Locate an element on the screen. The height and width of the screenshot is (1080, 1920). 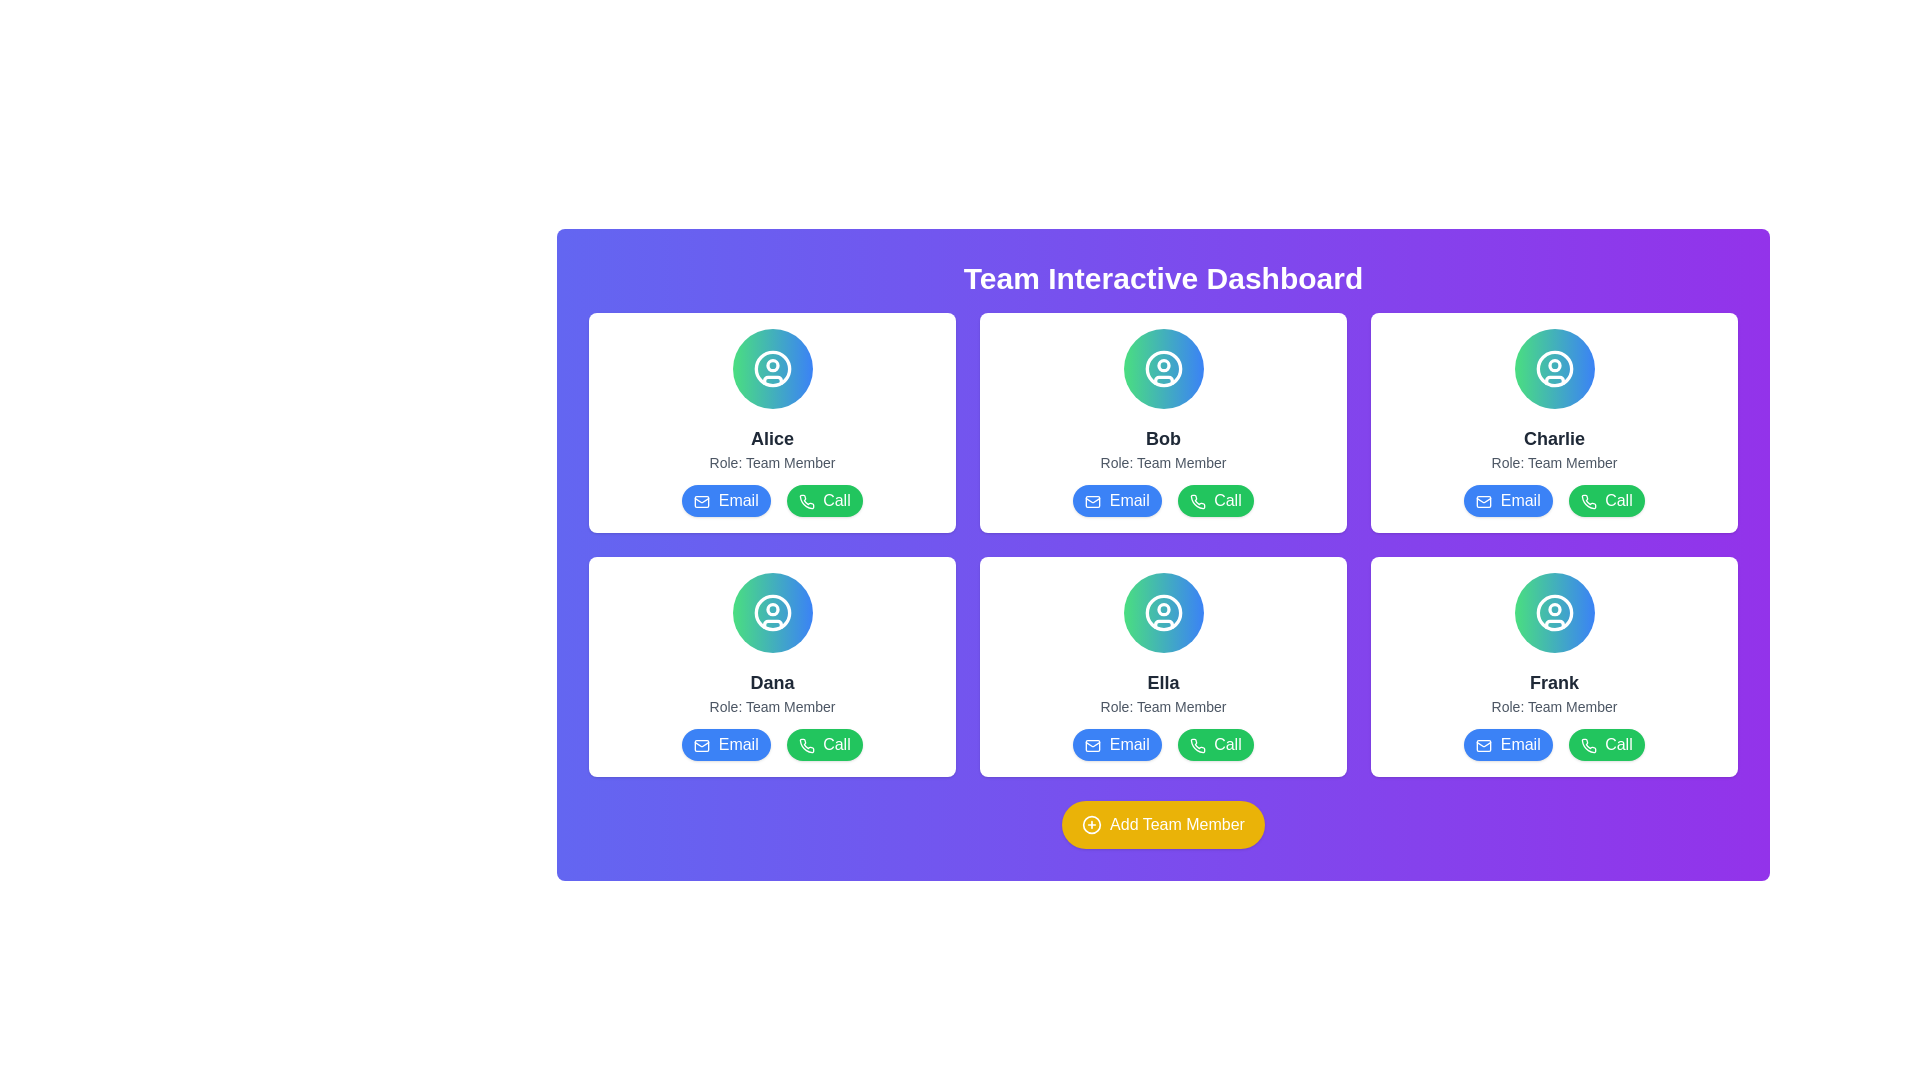
the 'Call' button in the action group for contacting 'Bob' is located at coordinates (1163, 500).